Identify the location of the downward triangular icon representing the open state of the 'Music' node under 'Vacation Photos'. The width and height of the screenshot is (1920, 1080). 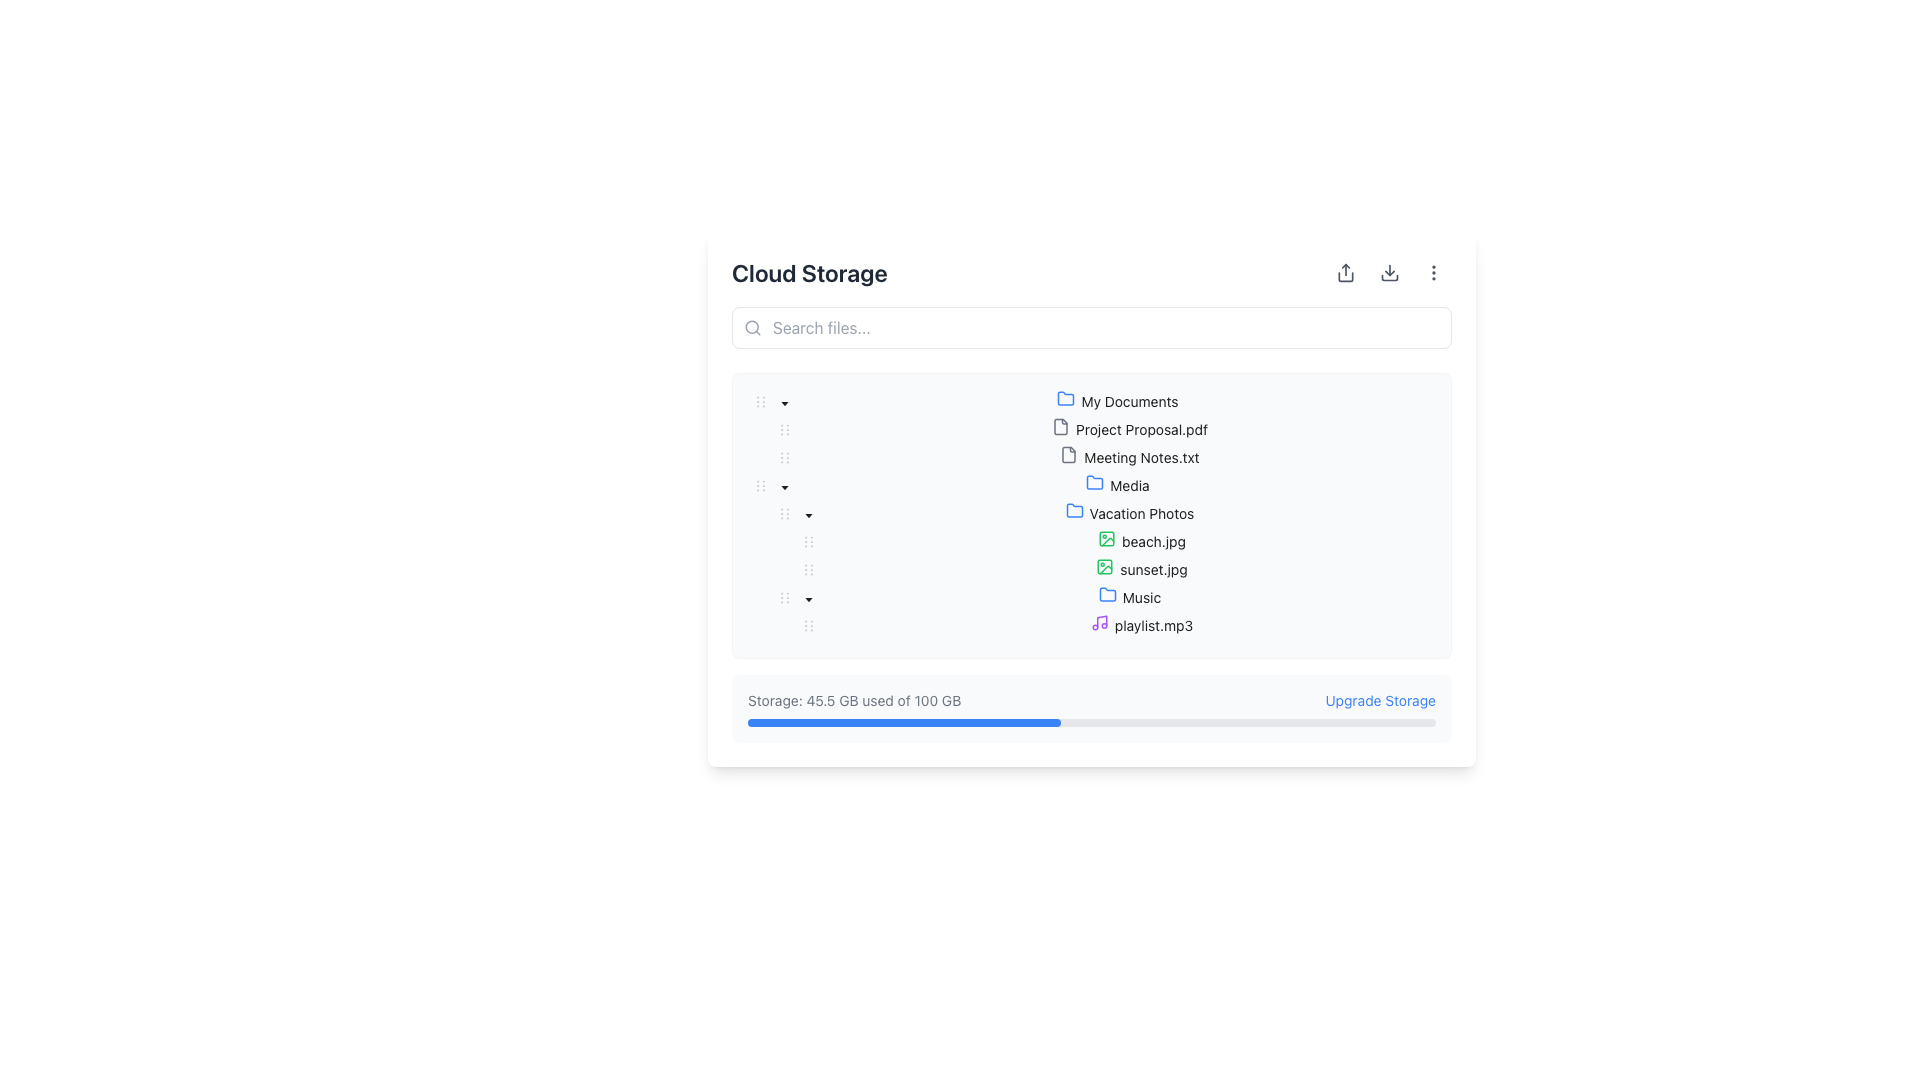
(809, 596).